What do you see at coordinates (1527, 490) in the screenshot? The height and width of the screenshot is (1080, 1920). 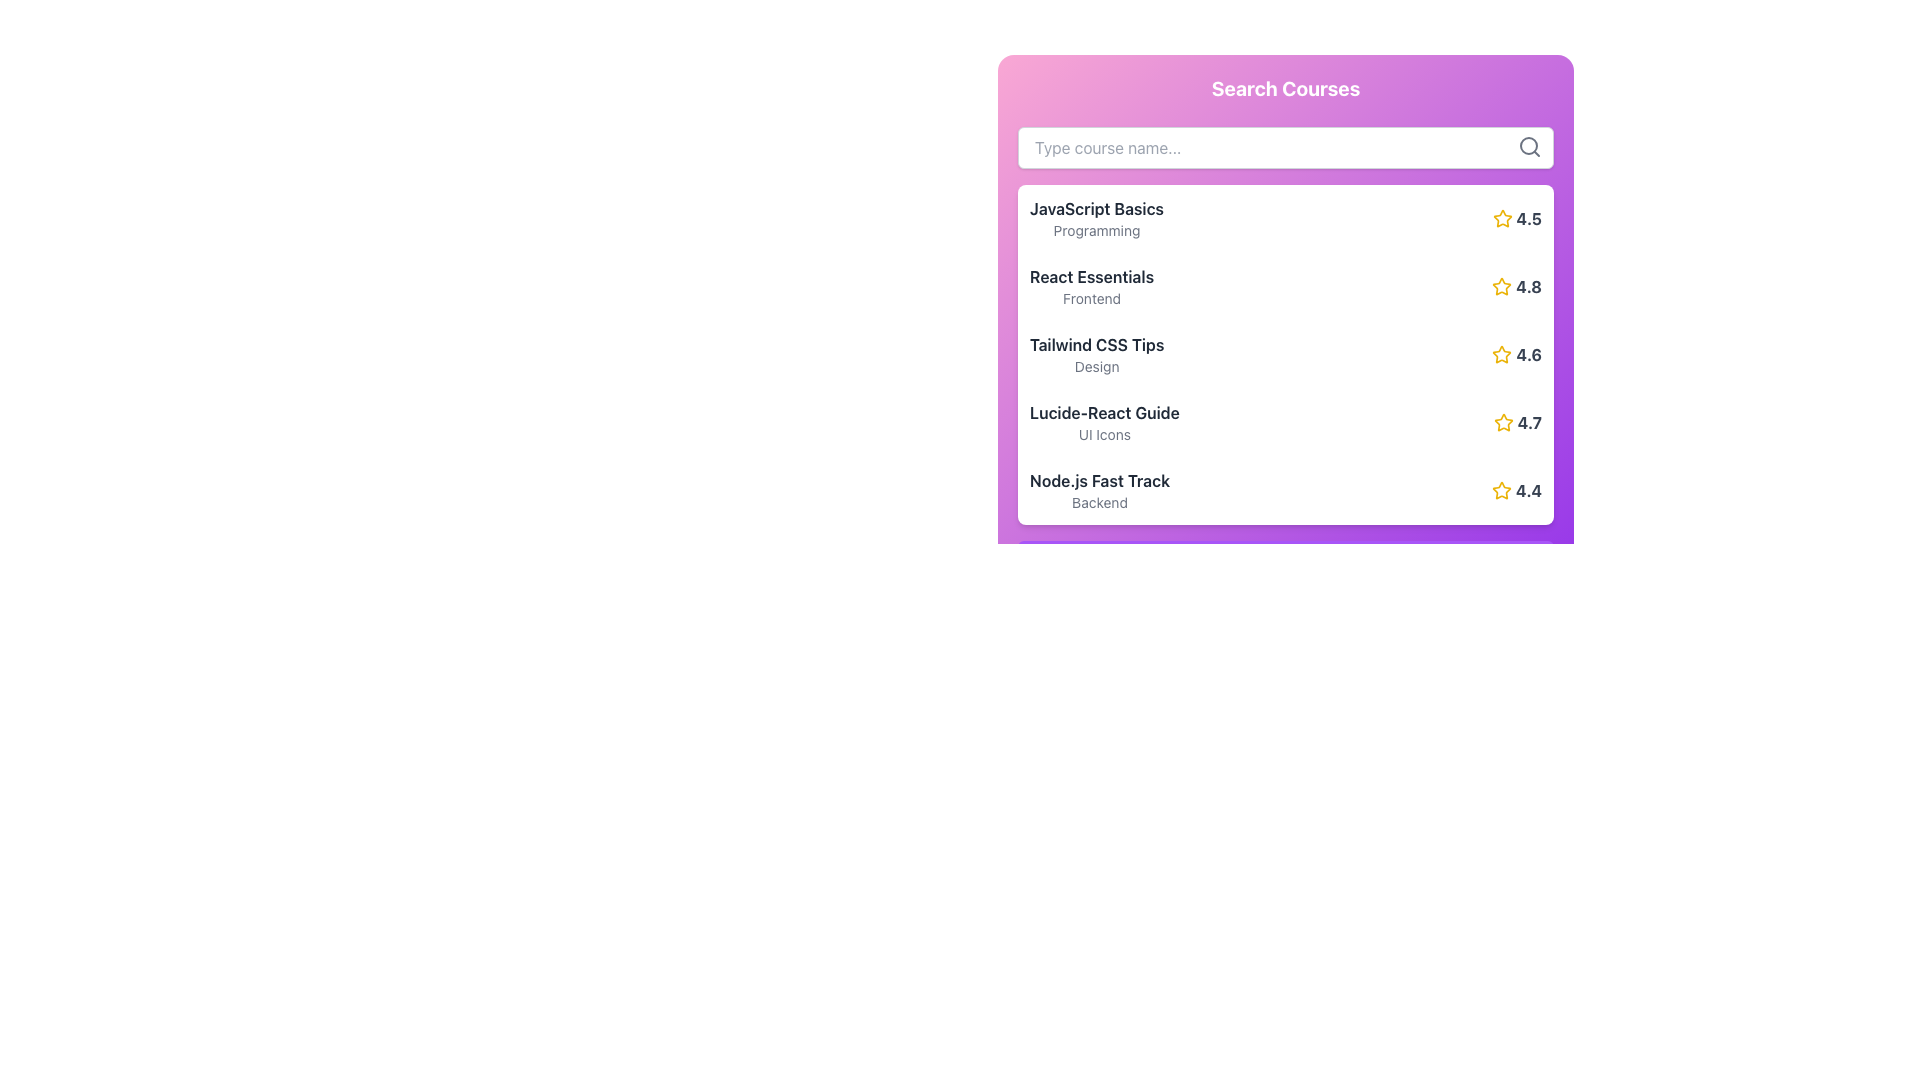 I see `the text label displaying the value '4.4' which is bold and gray, located beside a yellow star icon as the last item in the rating list` at bounding box center [1527, 490].